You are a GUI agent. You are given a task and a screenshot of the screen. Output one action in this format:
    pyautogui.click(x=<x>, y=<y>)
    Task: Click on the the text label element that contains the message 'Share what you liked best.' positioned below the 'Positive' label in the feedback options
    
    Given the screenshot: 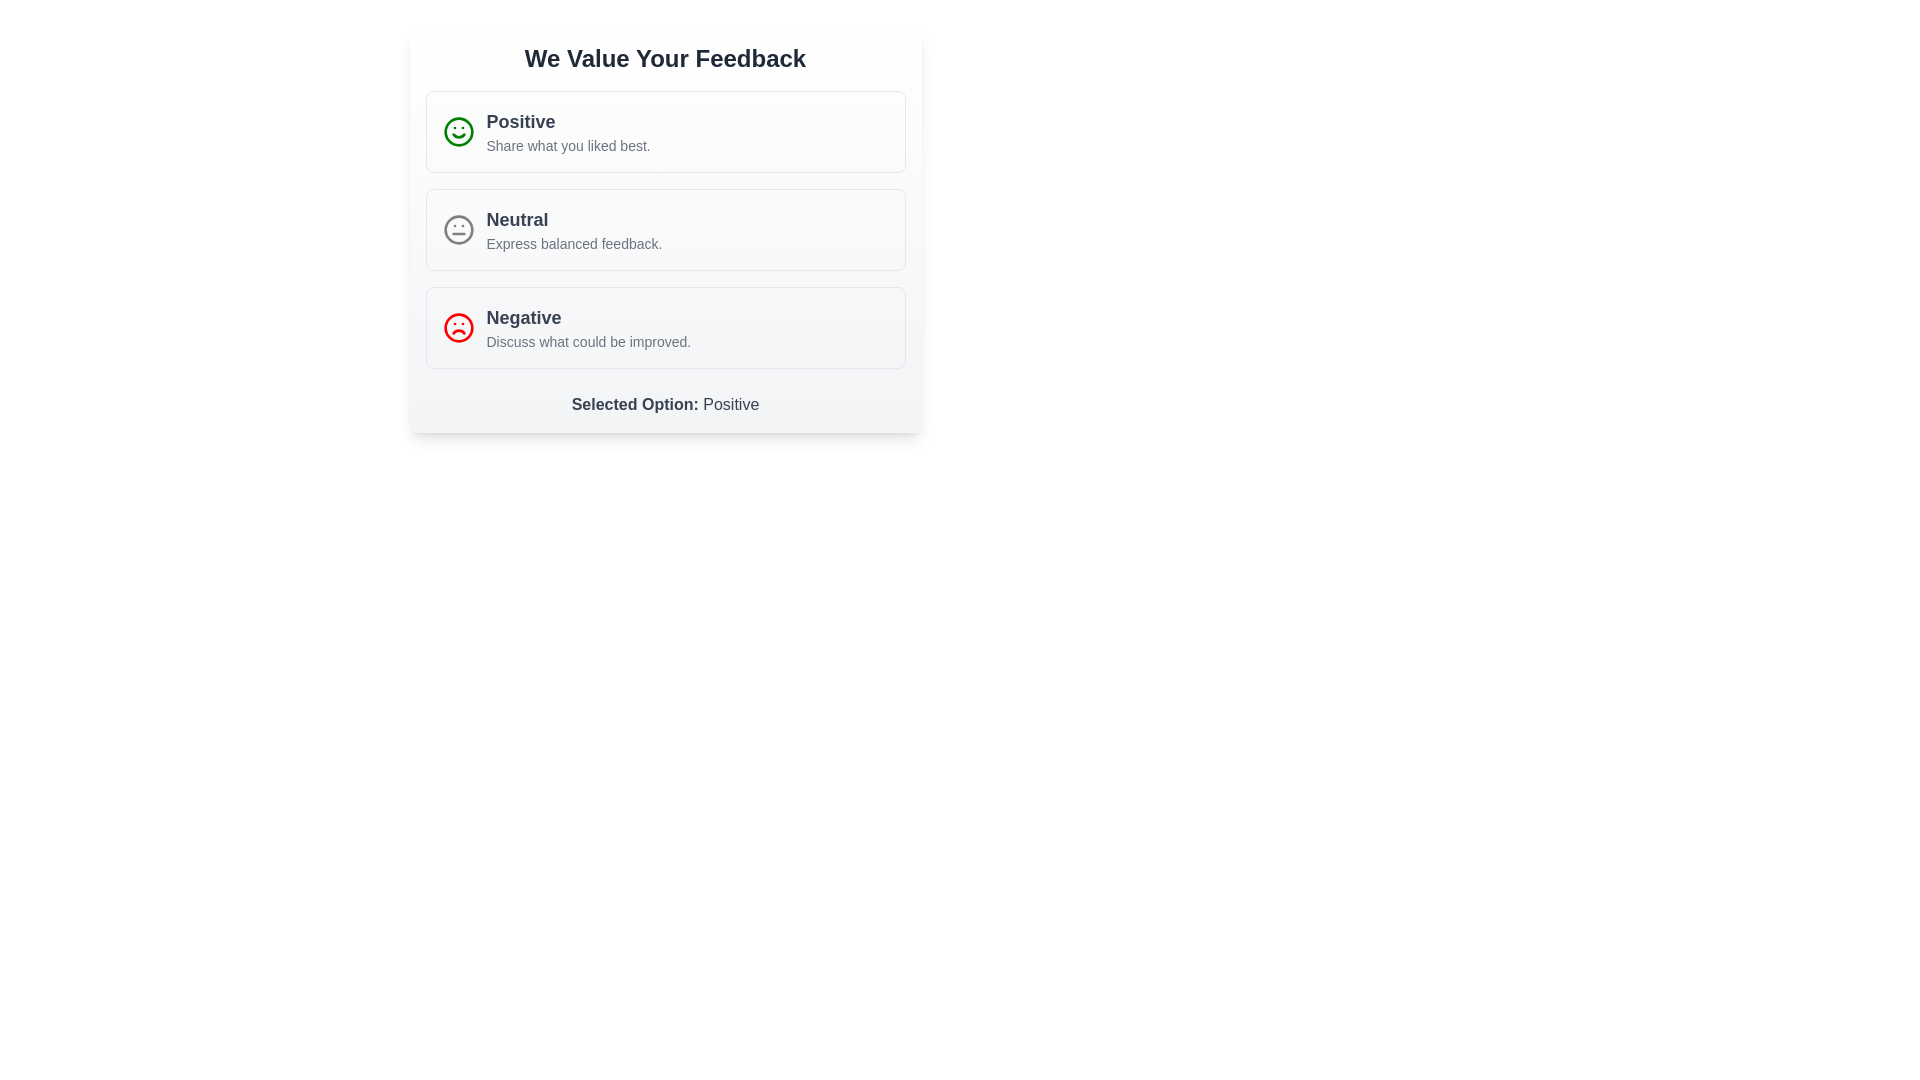 What is the action you would take?
    pyautogui.click(x=567, y=145)
    